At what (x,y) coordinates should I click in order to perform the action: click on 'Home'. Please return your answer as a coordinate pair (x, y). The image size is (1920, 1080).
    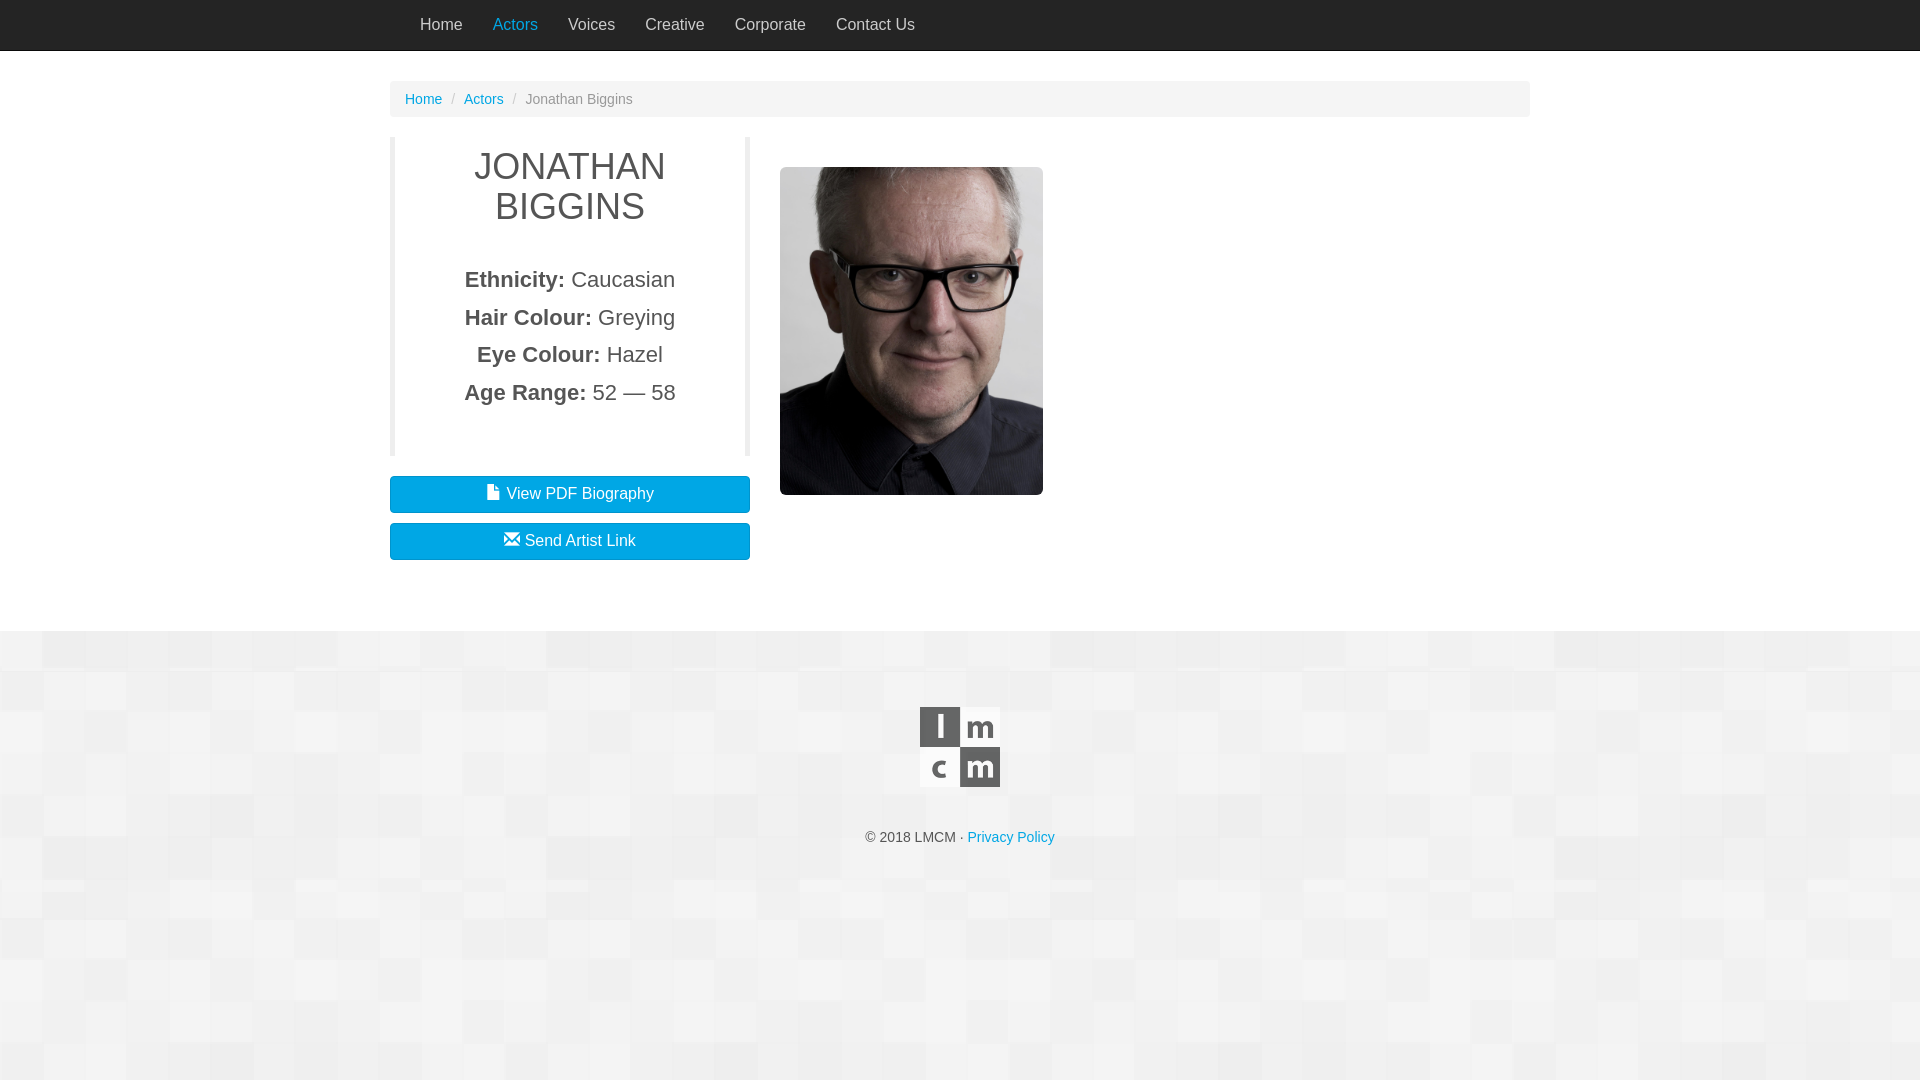
    Looking at the image, I should click on (403, 24).